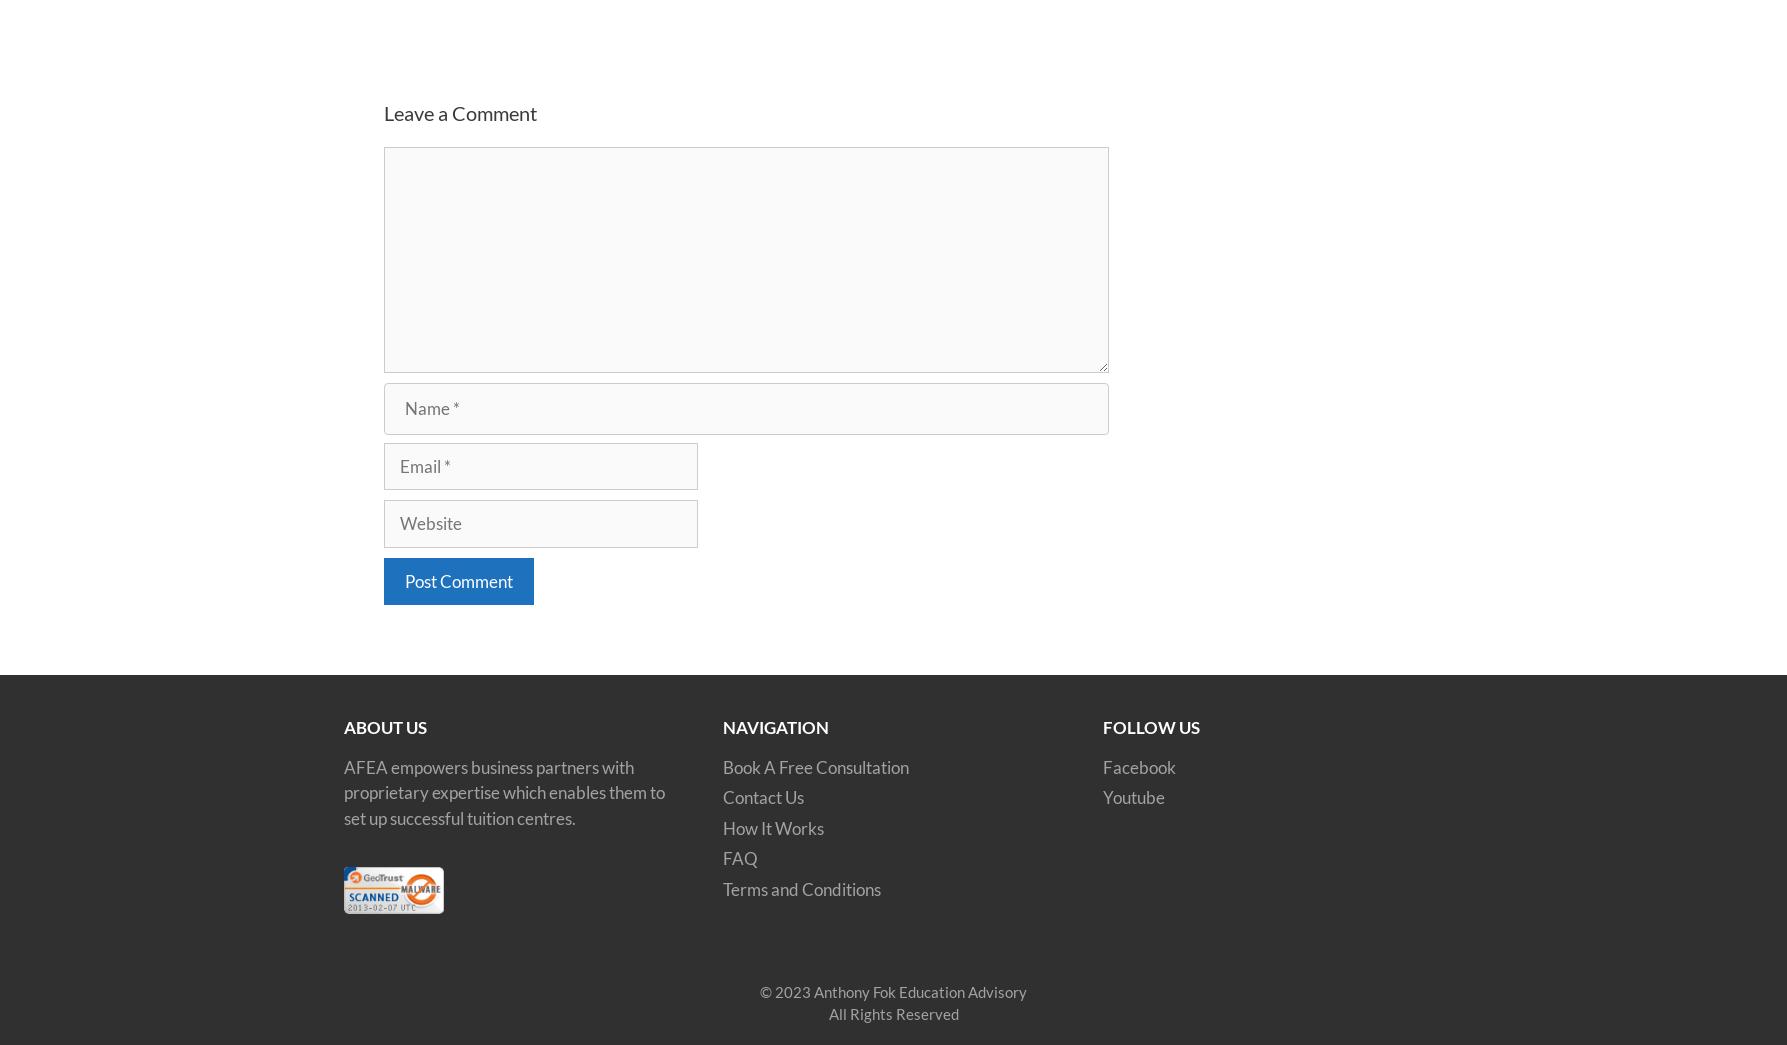 The image size is (1787, 1045). What do you see at coordinates (773, 826) in the screenshot?
I see `'How It Works'` at bounding box center [773, 826].